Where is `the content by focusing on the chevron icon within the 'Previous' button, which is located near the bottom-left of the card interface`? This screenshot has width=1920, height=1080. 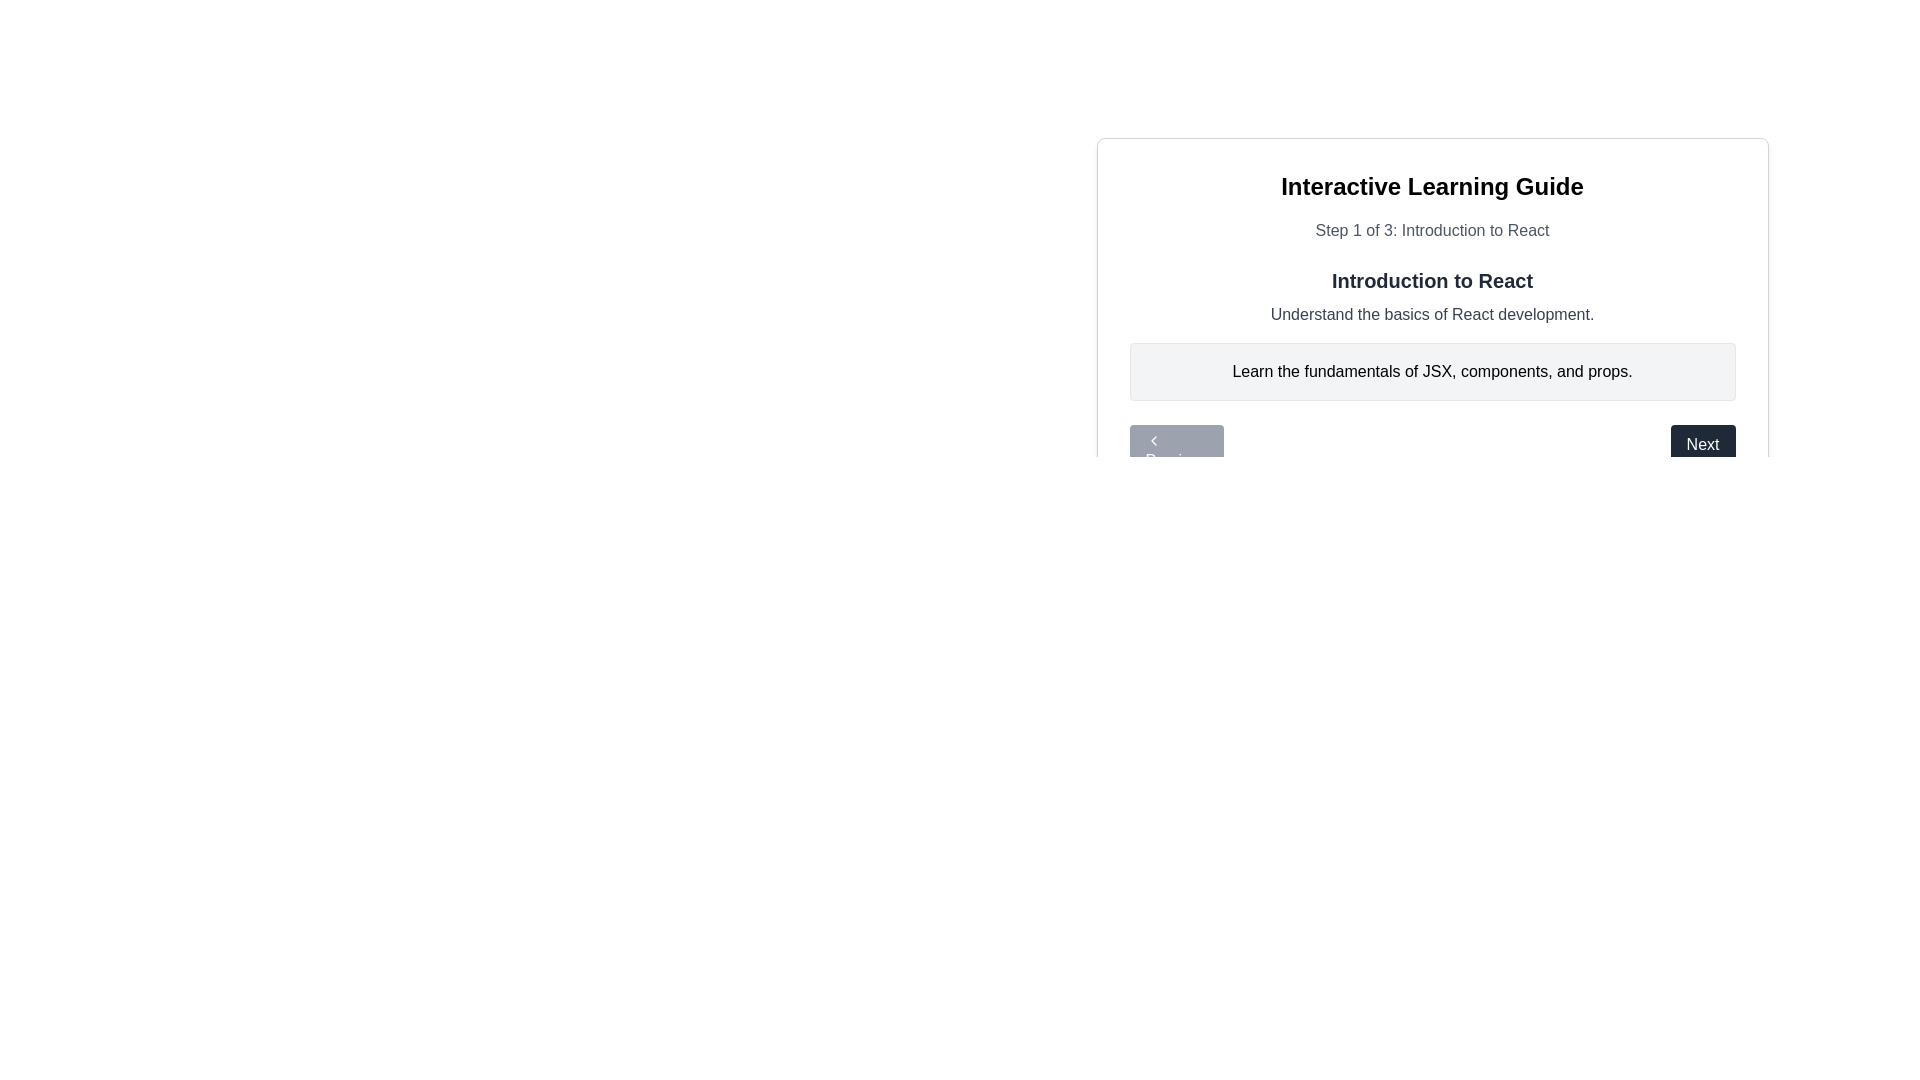
the content by focusing on the chevron icon within the 'Previous' button, which is located near the bottom-left of the card interface is located at coordinates (1153, 439).